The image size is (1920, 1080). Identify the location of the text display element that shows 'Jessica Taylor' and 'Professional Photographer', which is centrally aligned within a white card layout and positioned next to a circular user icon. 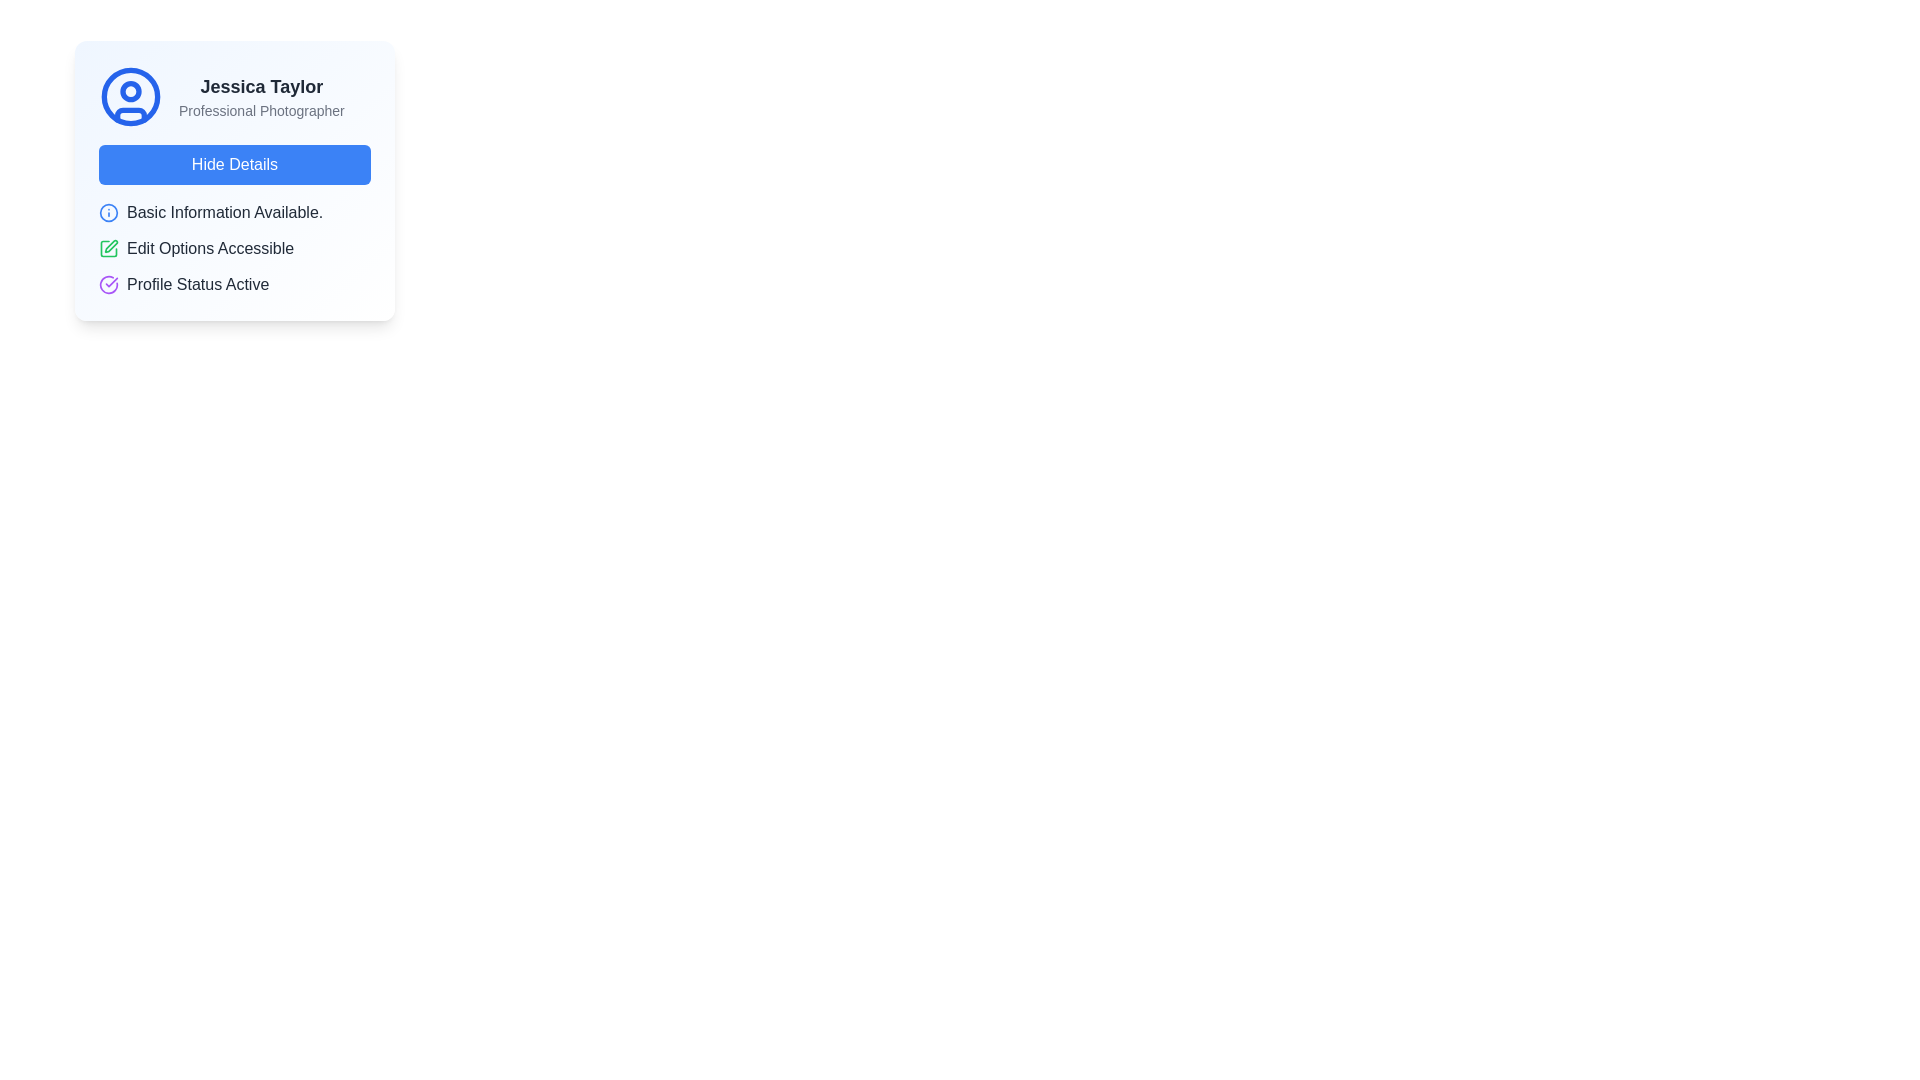
(260, 96).